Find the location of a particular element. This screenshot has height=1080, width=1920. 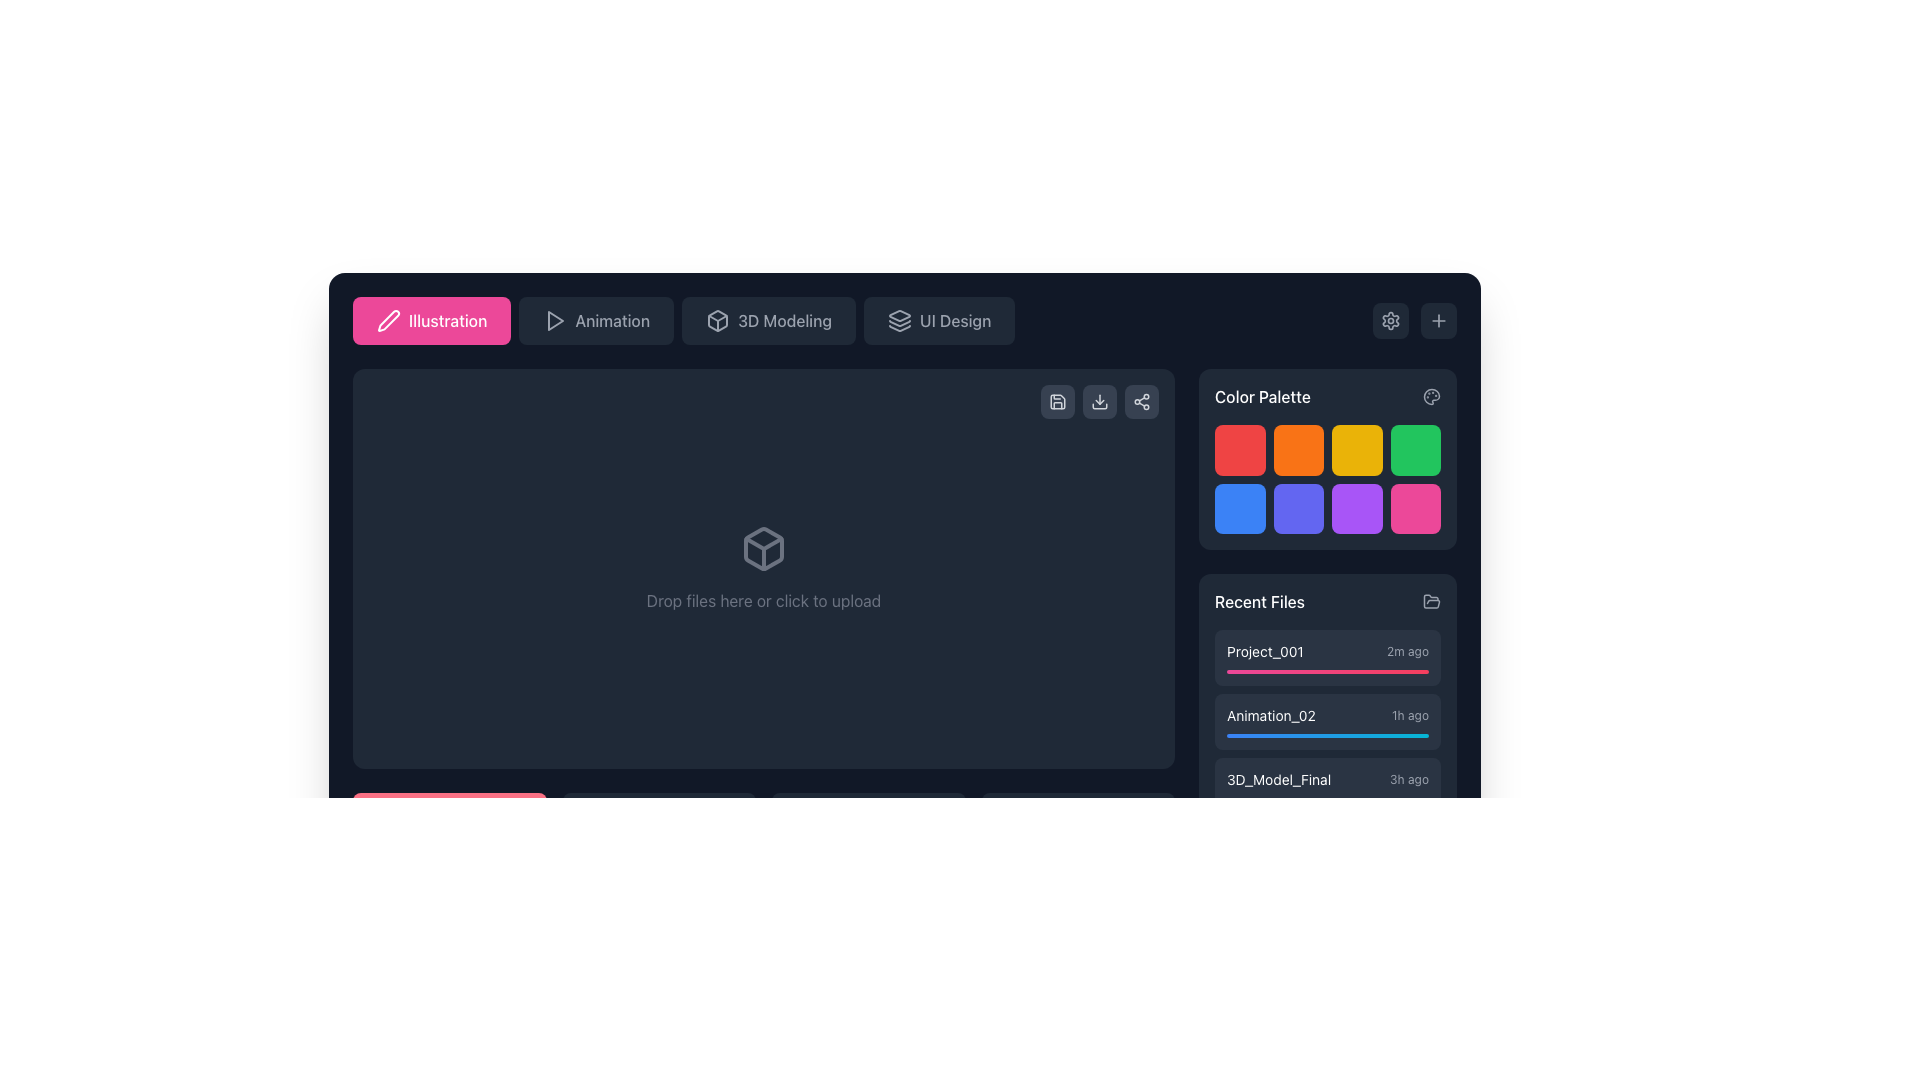

the orange color button in the Color Palette section is located at coordinates (1298, 450).